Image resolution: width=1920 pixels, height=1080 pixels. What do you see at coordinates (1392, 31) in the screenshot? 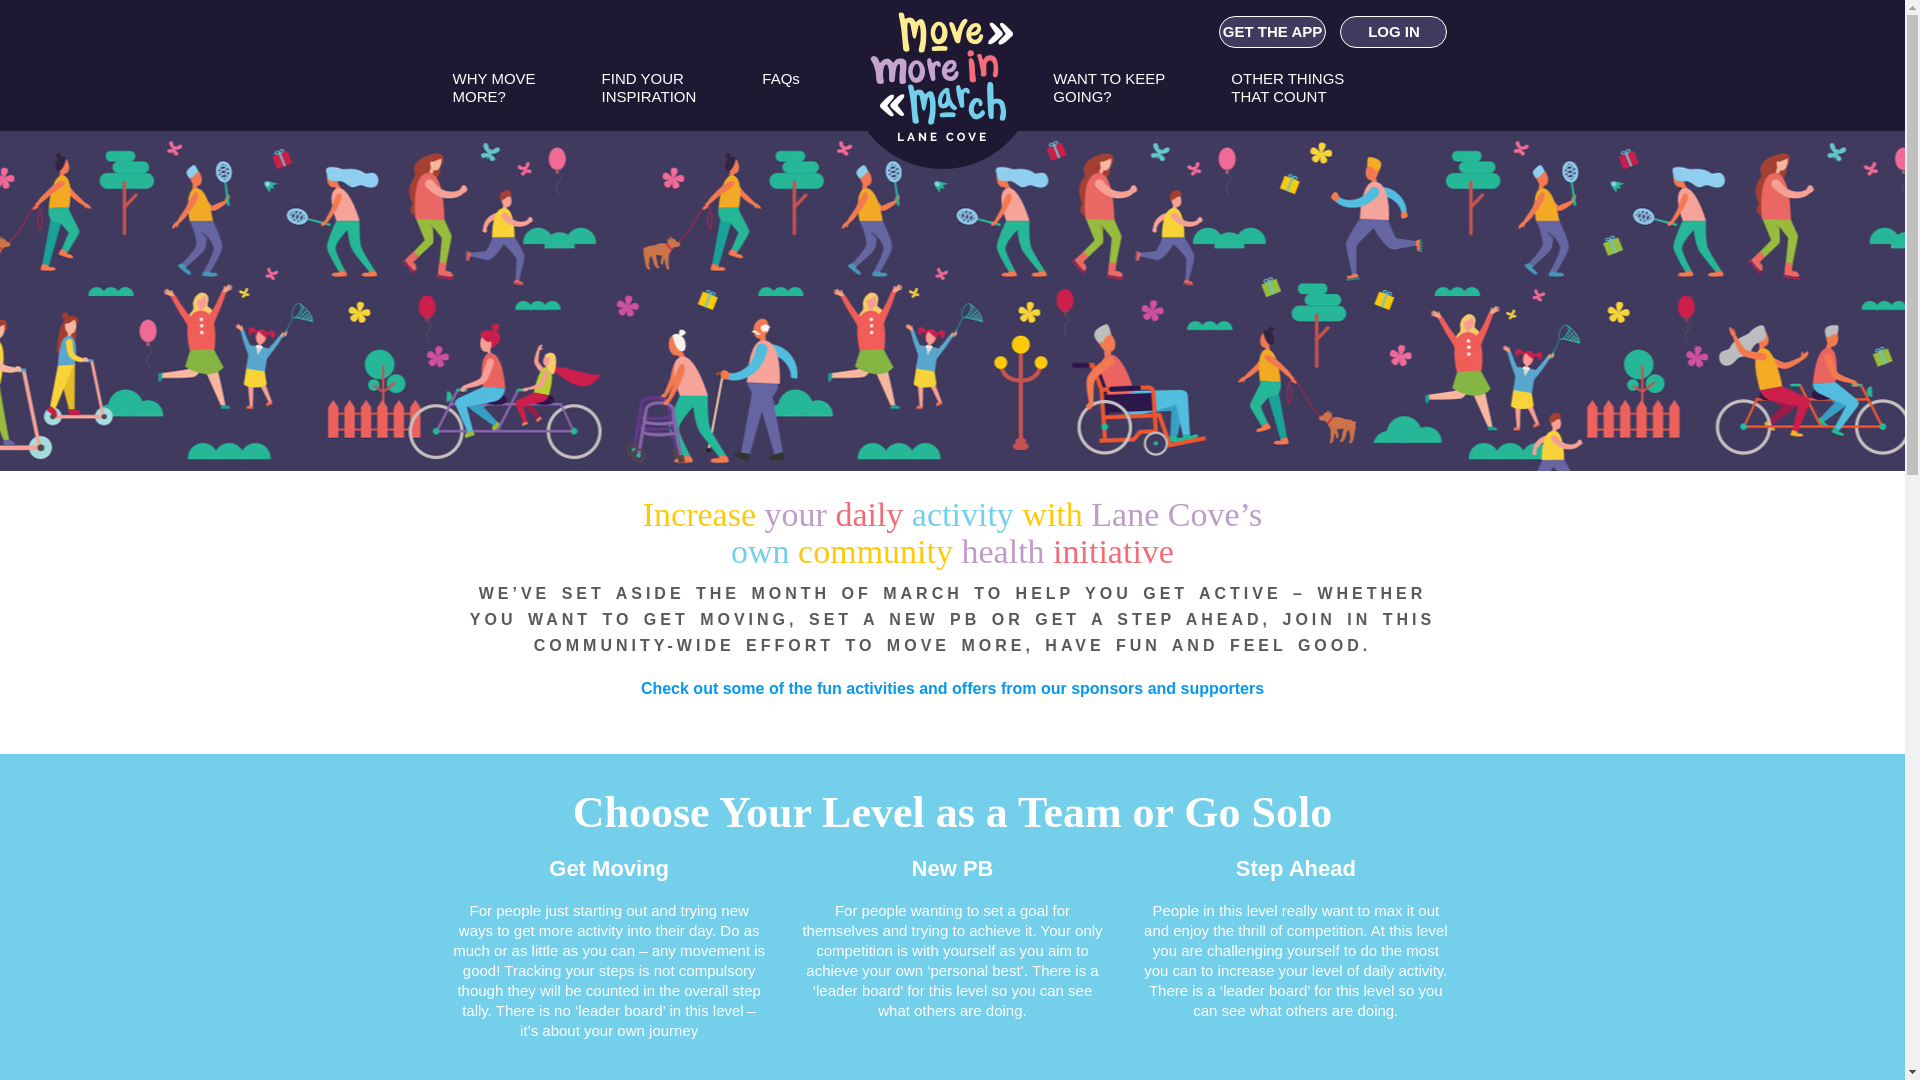
I see `'LOG IN'` at bounding box center [1392, 31].